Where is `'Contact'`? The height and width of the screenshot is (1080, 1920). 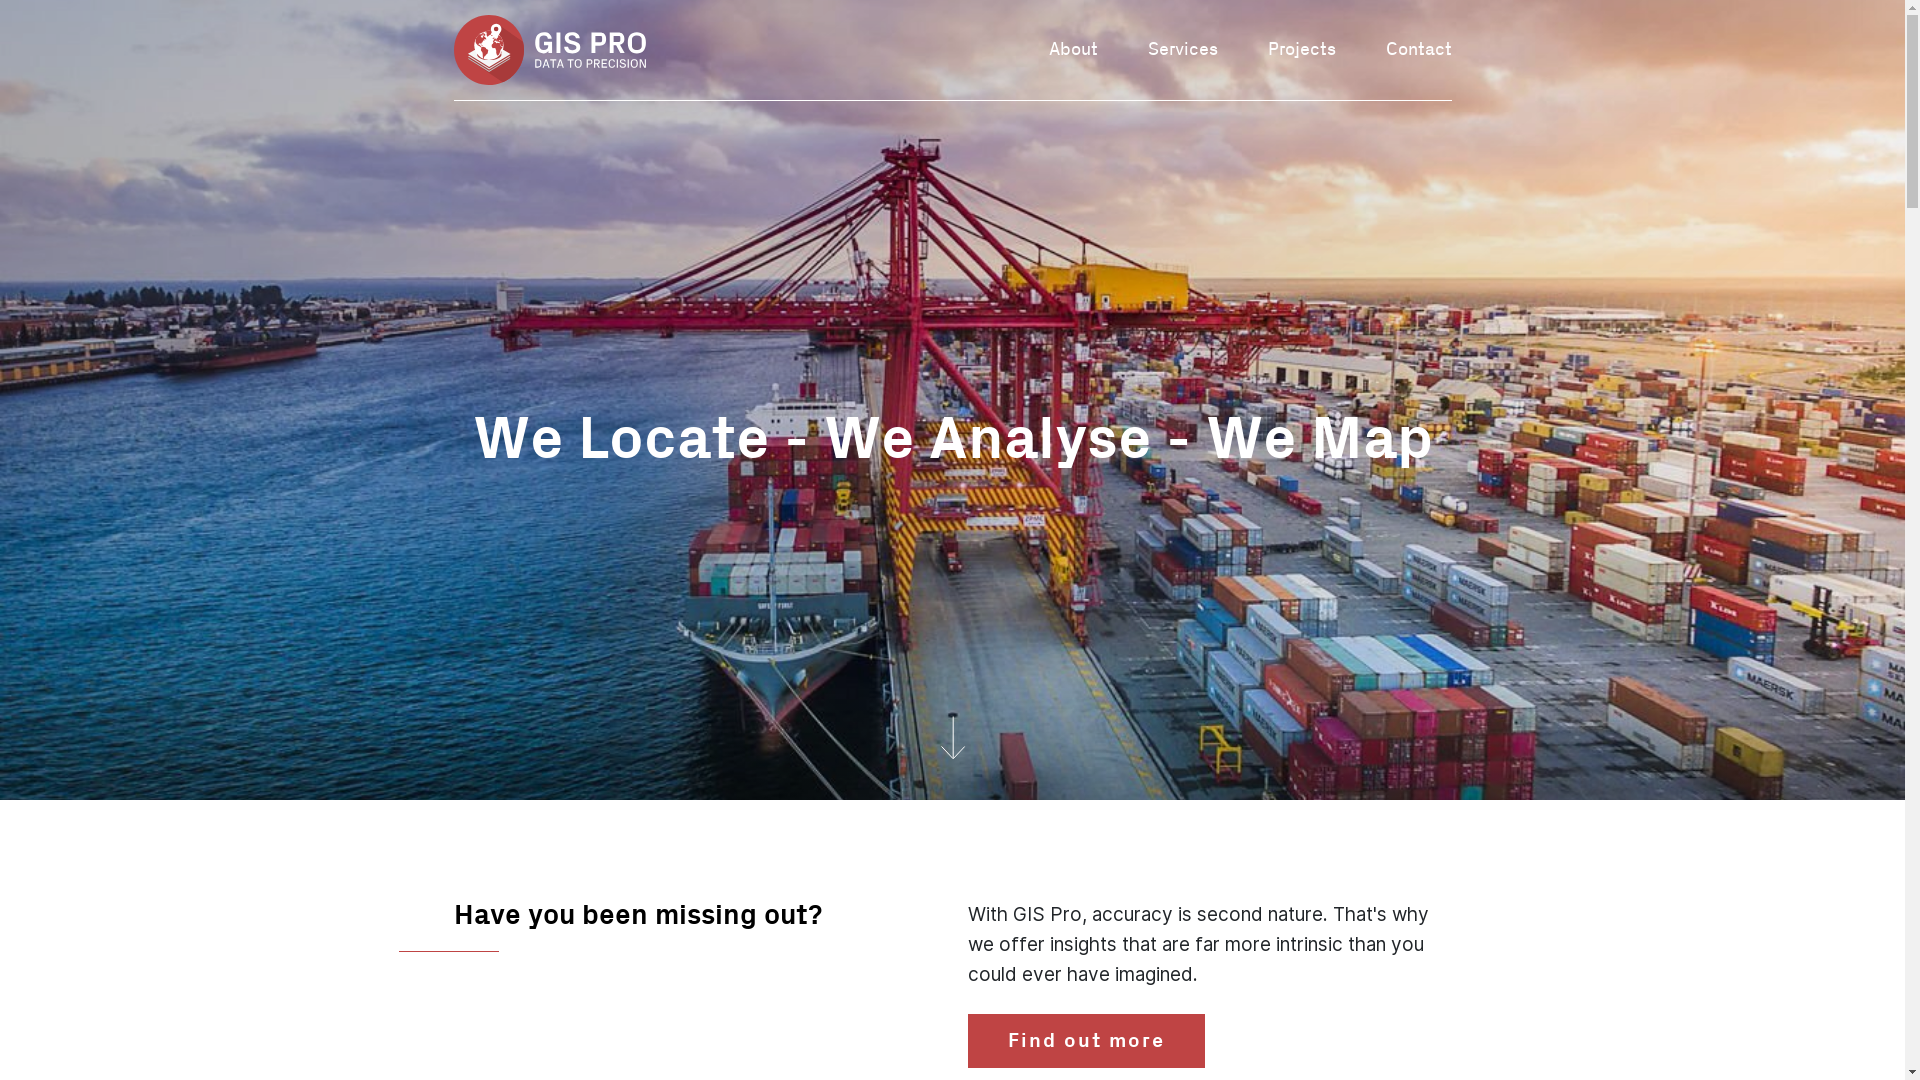
'Contact' is located at coordinates (1418, 48).